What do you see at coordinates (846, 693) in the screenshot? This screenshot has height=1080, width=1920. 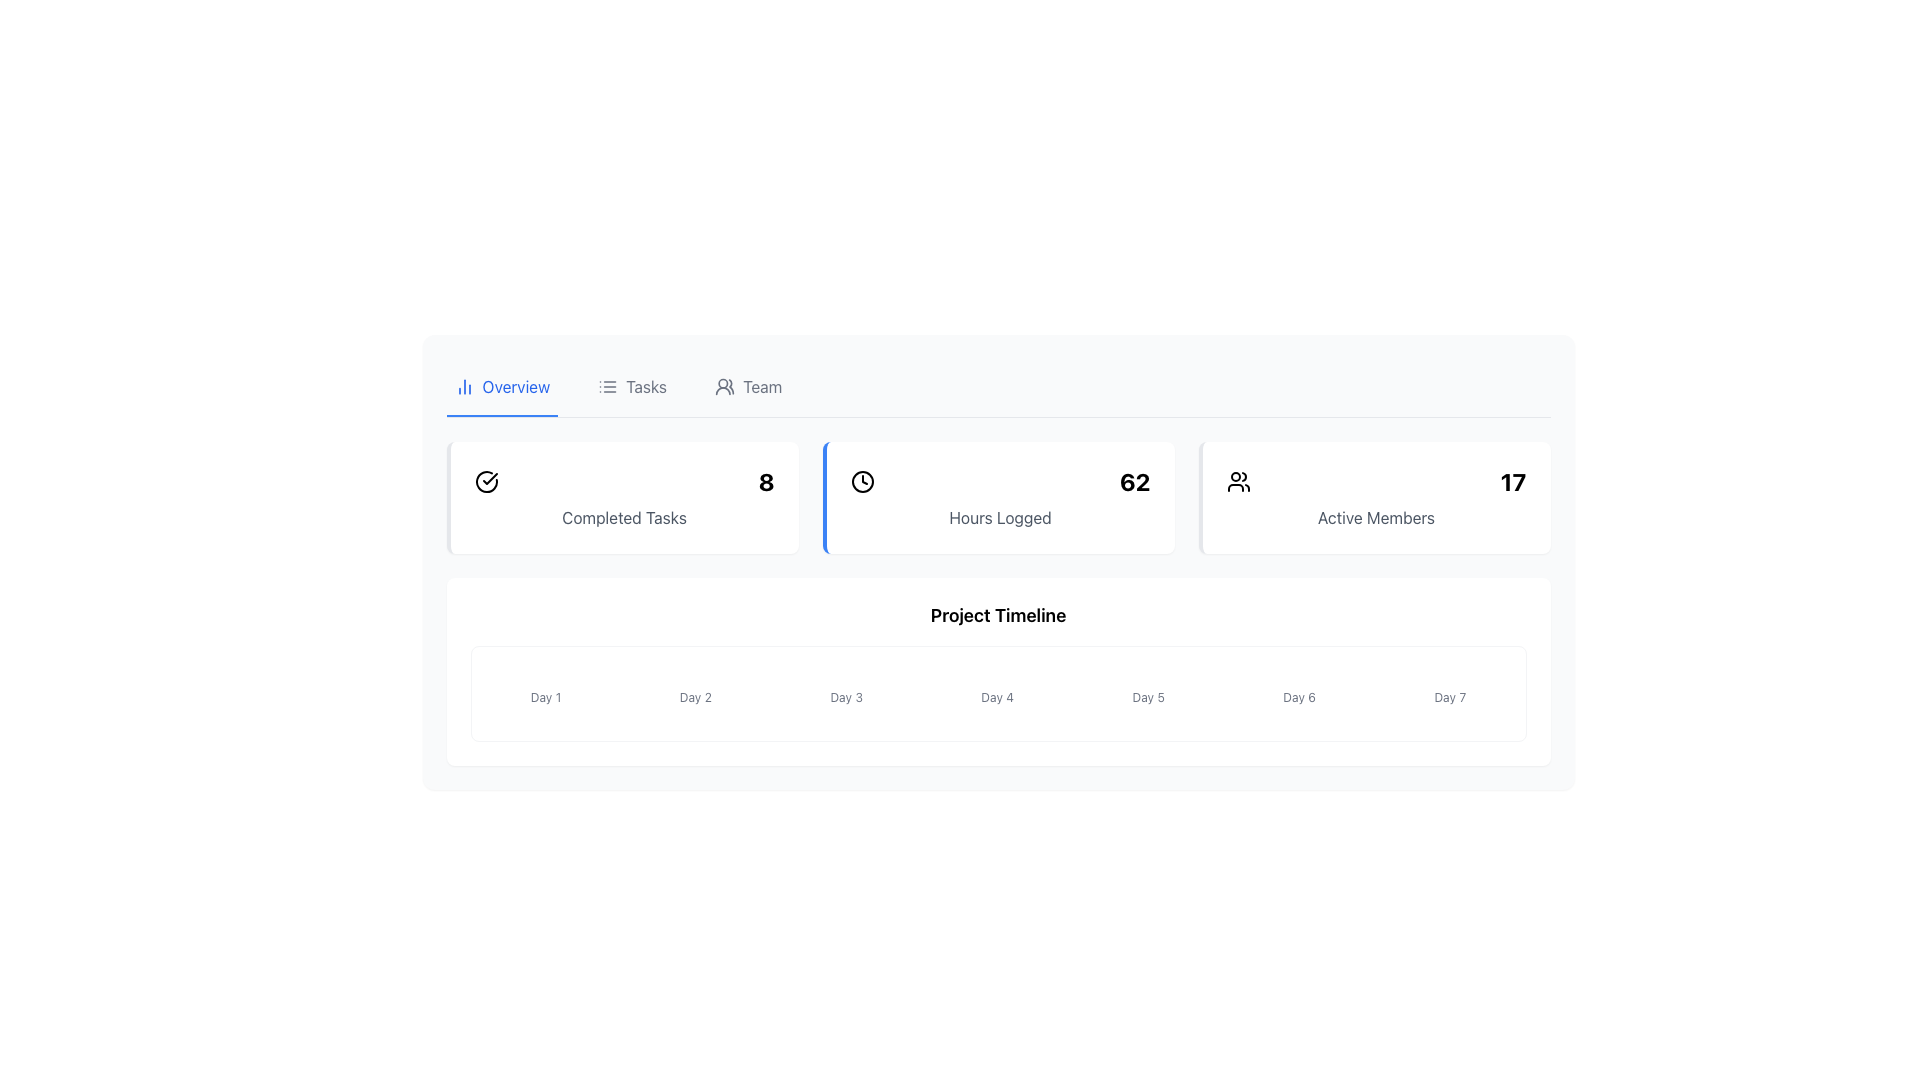 I see `the label and indicator combination for Day 3 in the timeline interface for potential interaction` at bounding box center [846, 693].